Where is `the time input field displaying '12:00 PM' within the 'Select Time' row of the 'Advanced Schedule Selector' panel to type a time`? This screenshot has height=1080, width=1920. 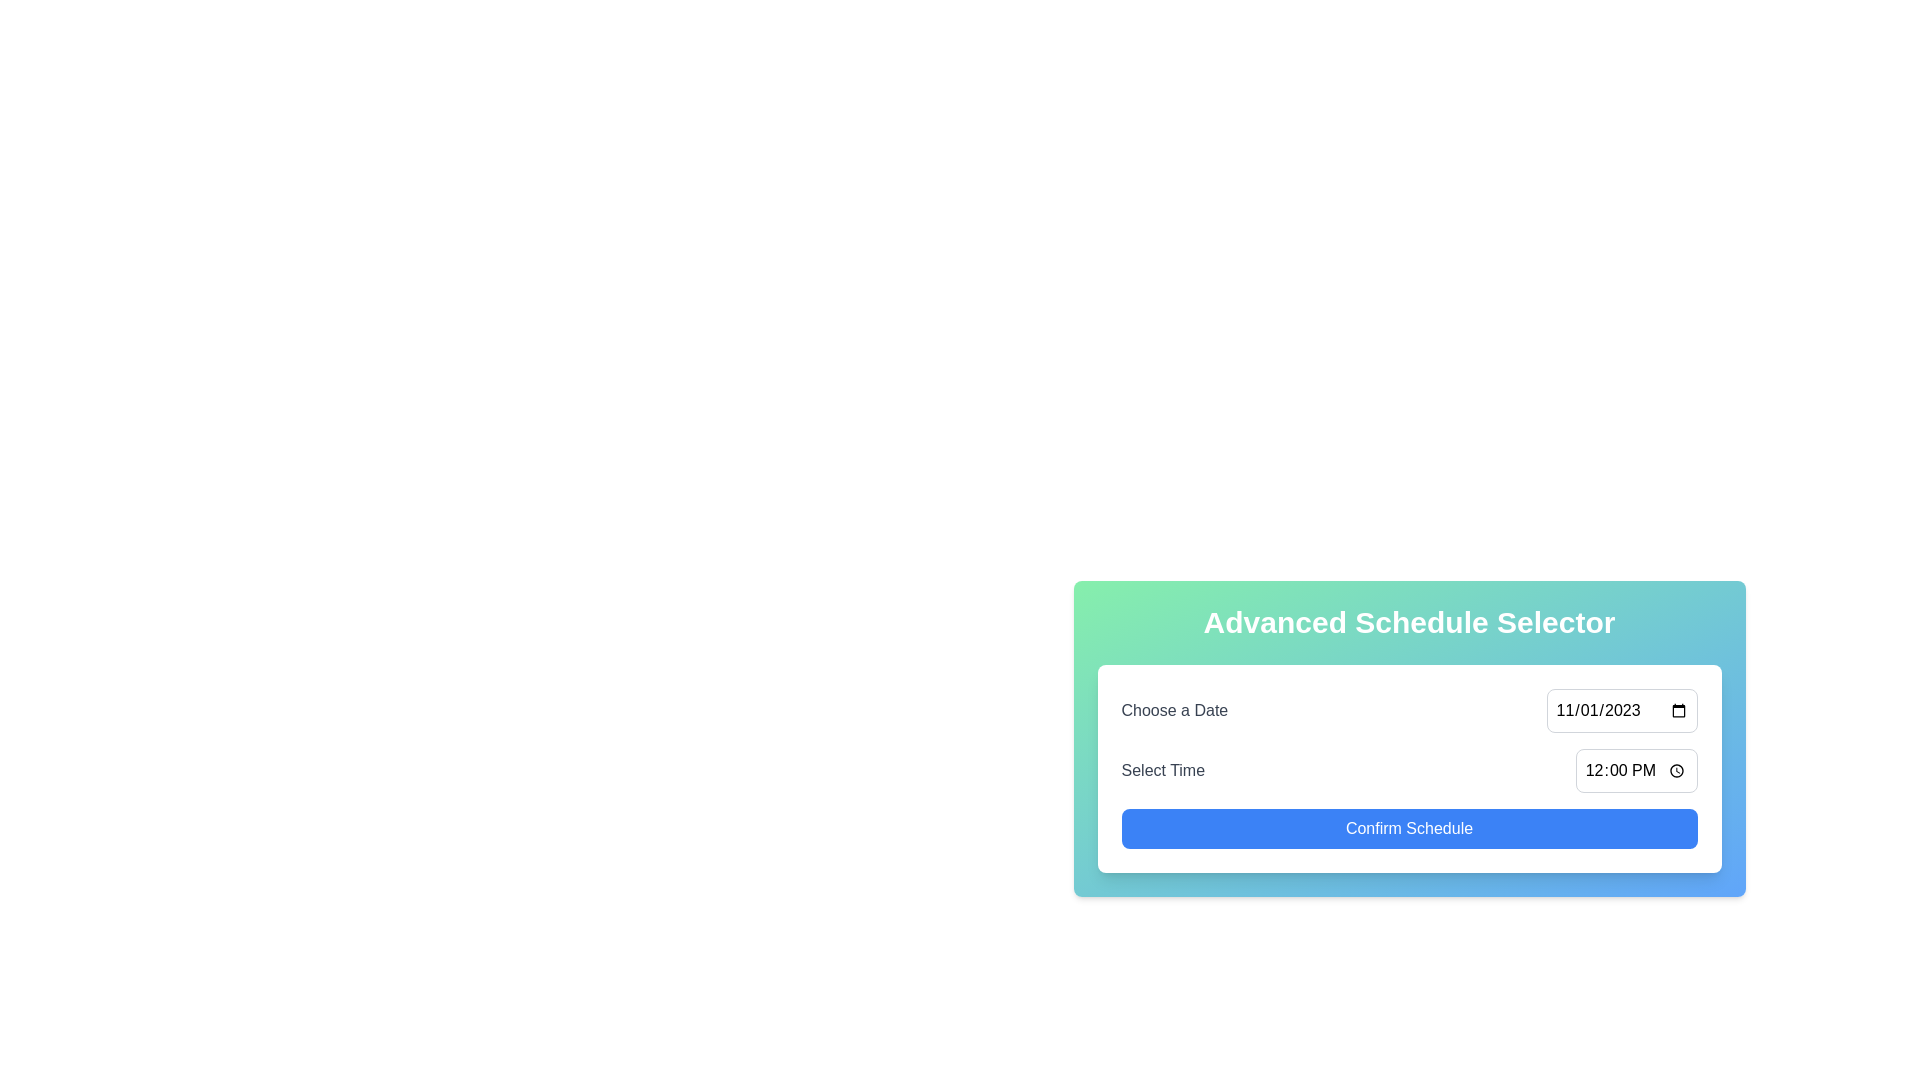
the time input field displaying '12:00 PM' within the 'Select Time' row of the 'Advanced Schedule Selector' panel to type a time is located at coordinates (1636, 770).